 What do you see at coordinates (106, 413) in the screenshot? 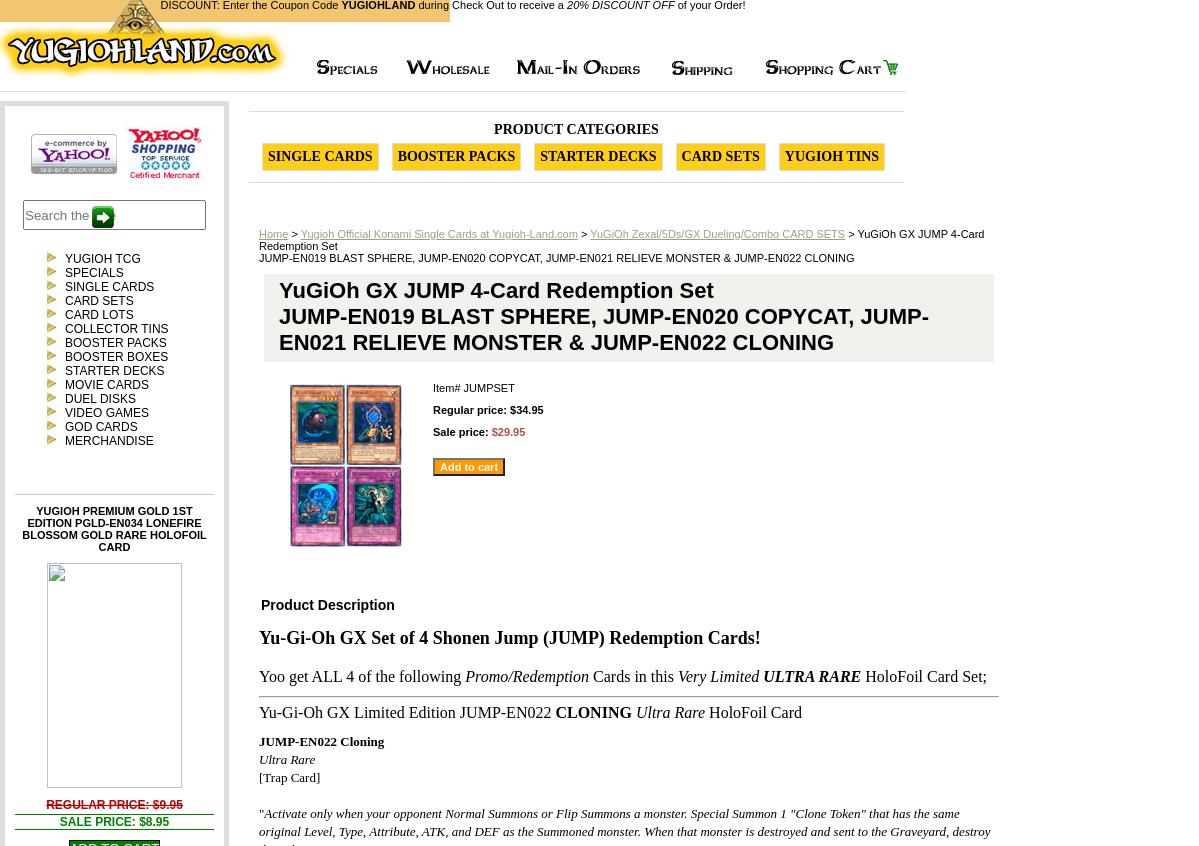
I see `'VIDEO GAMES'` at bounding box center [106, 413].